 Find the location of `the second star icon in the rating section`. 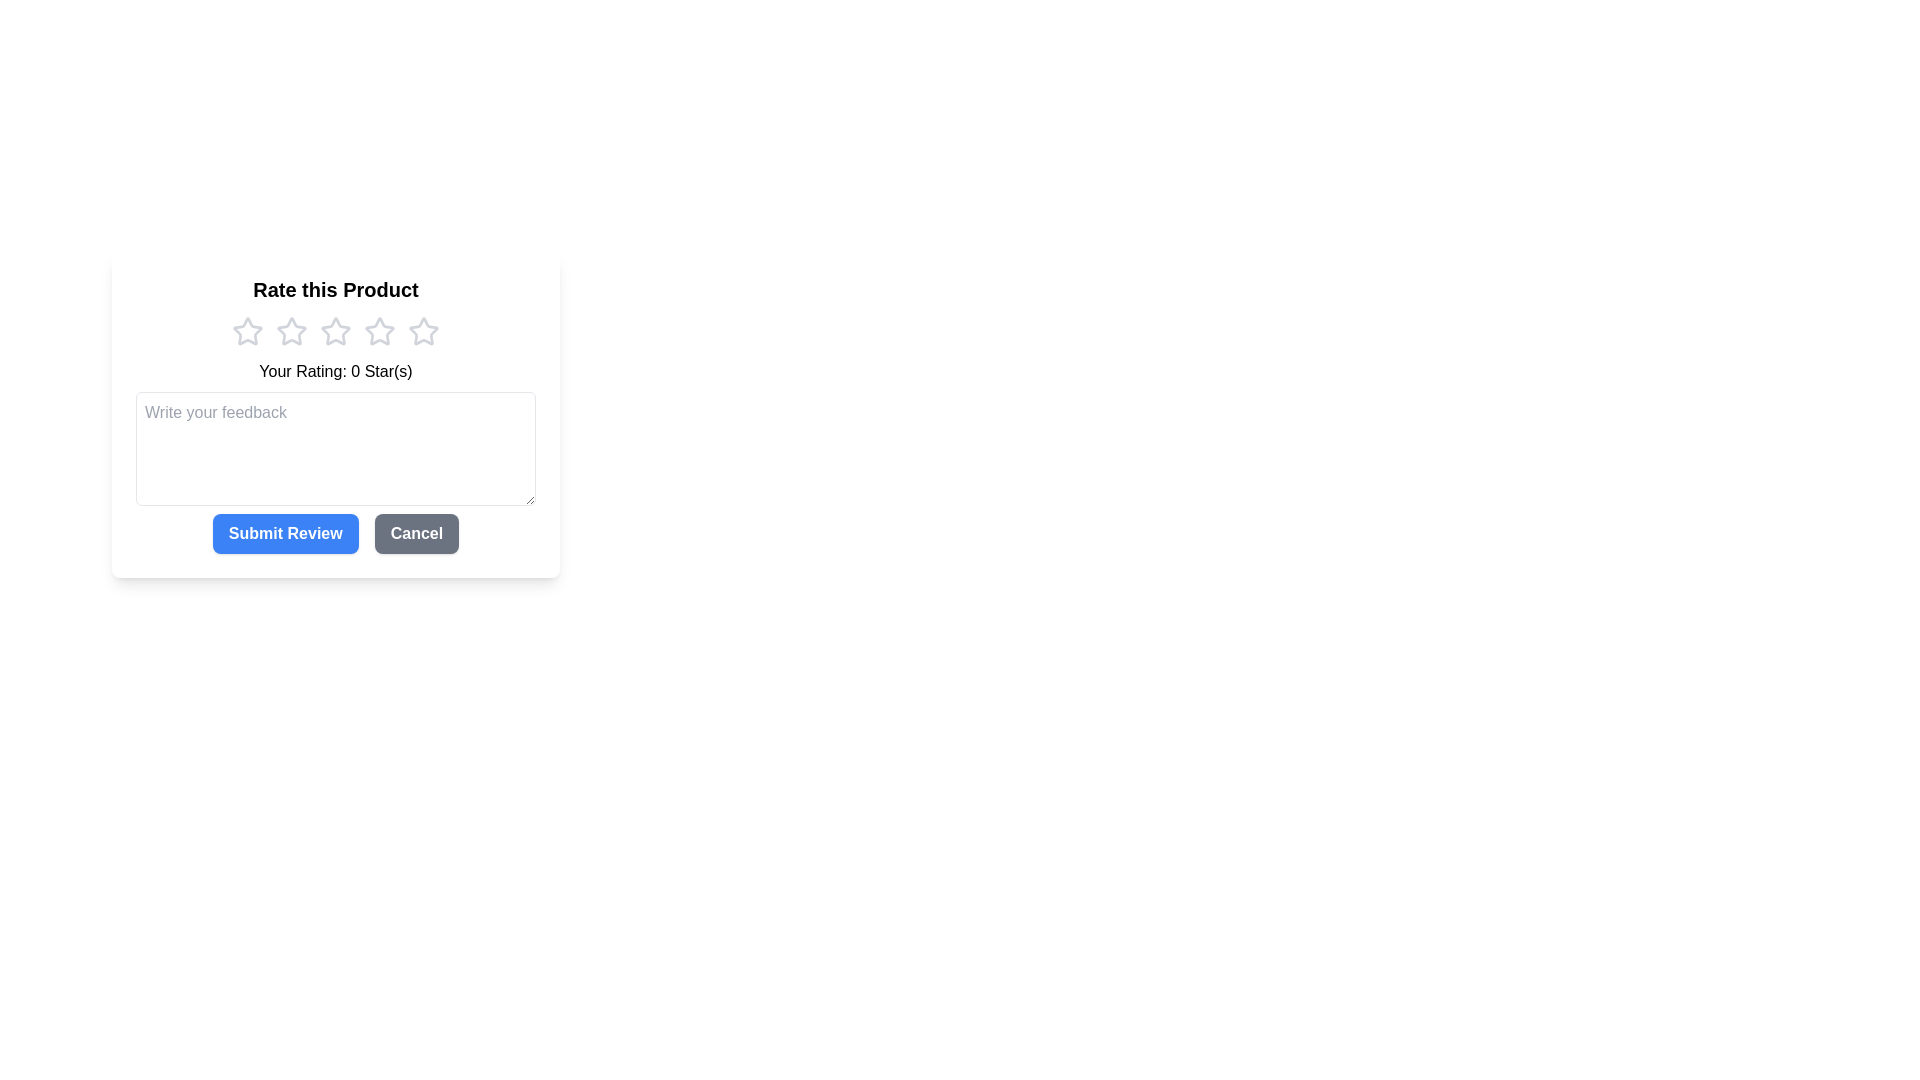

the second star icon in the rating section is located at coordinates (291, 330).